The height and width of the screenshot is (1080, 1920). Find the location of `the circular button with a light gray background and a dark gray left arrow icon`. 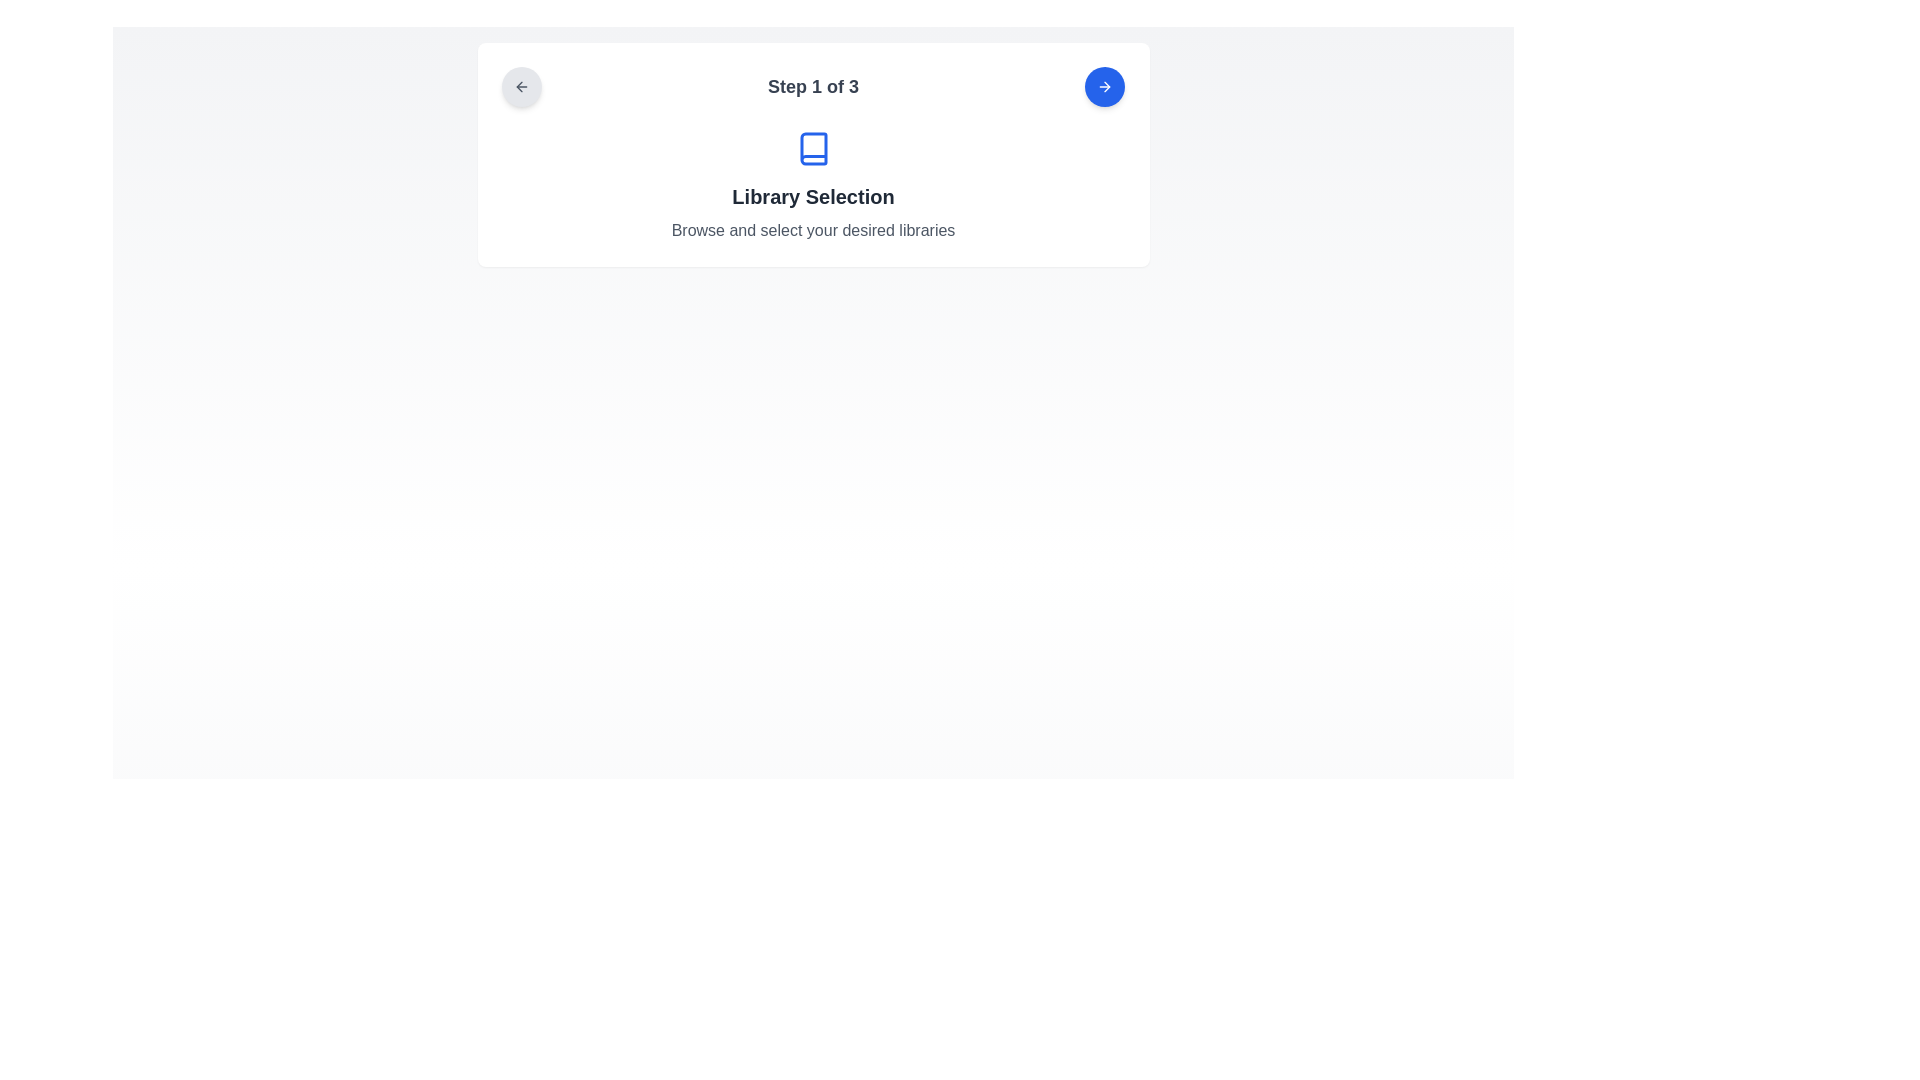

the circular button with a light gray background and a dark gray left arrow icon is located at coordinates (521, 86).